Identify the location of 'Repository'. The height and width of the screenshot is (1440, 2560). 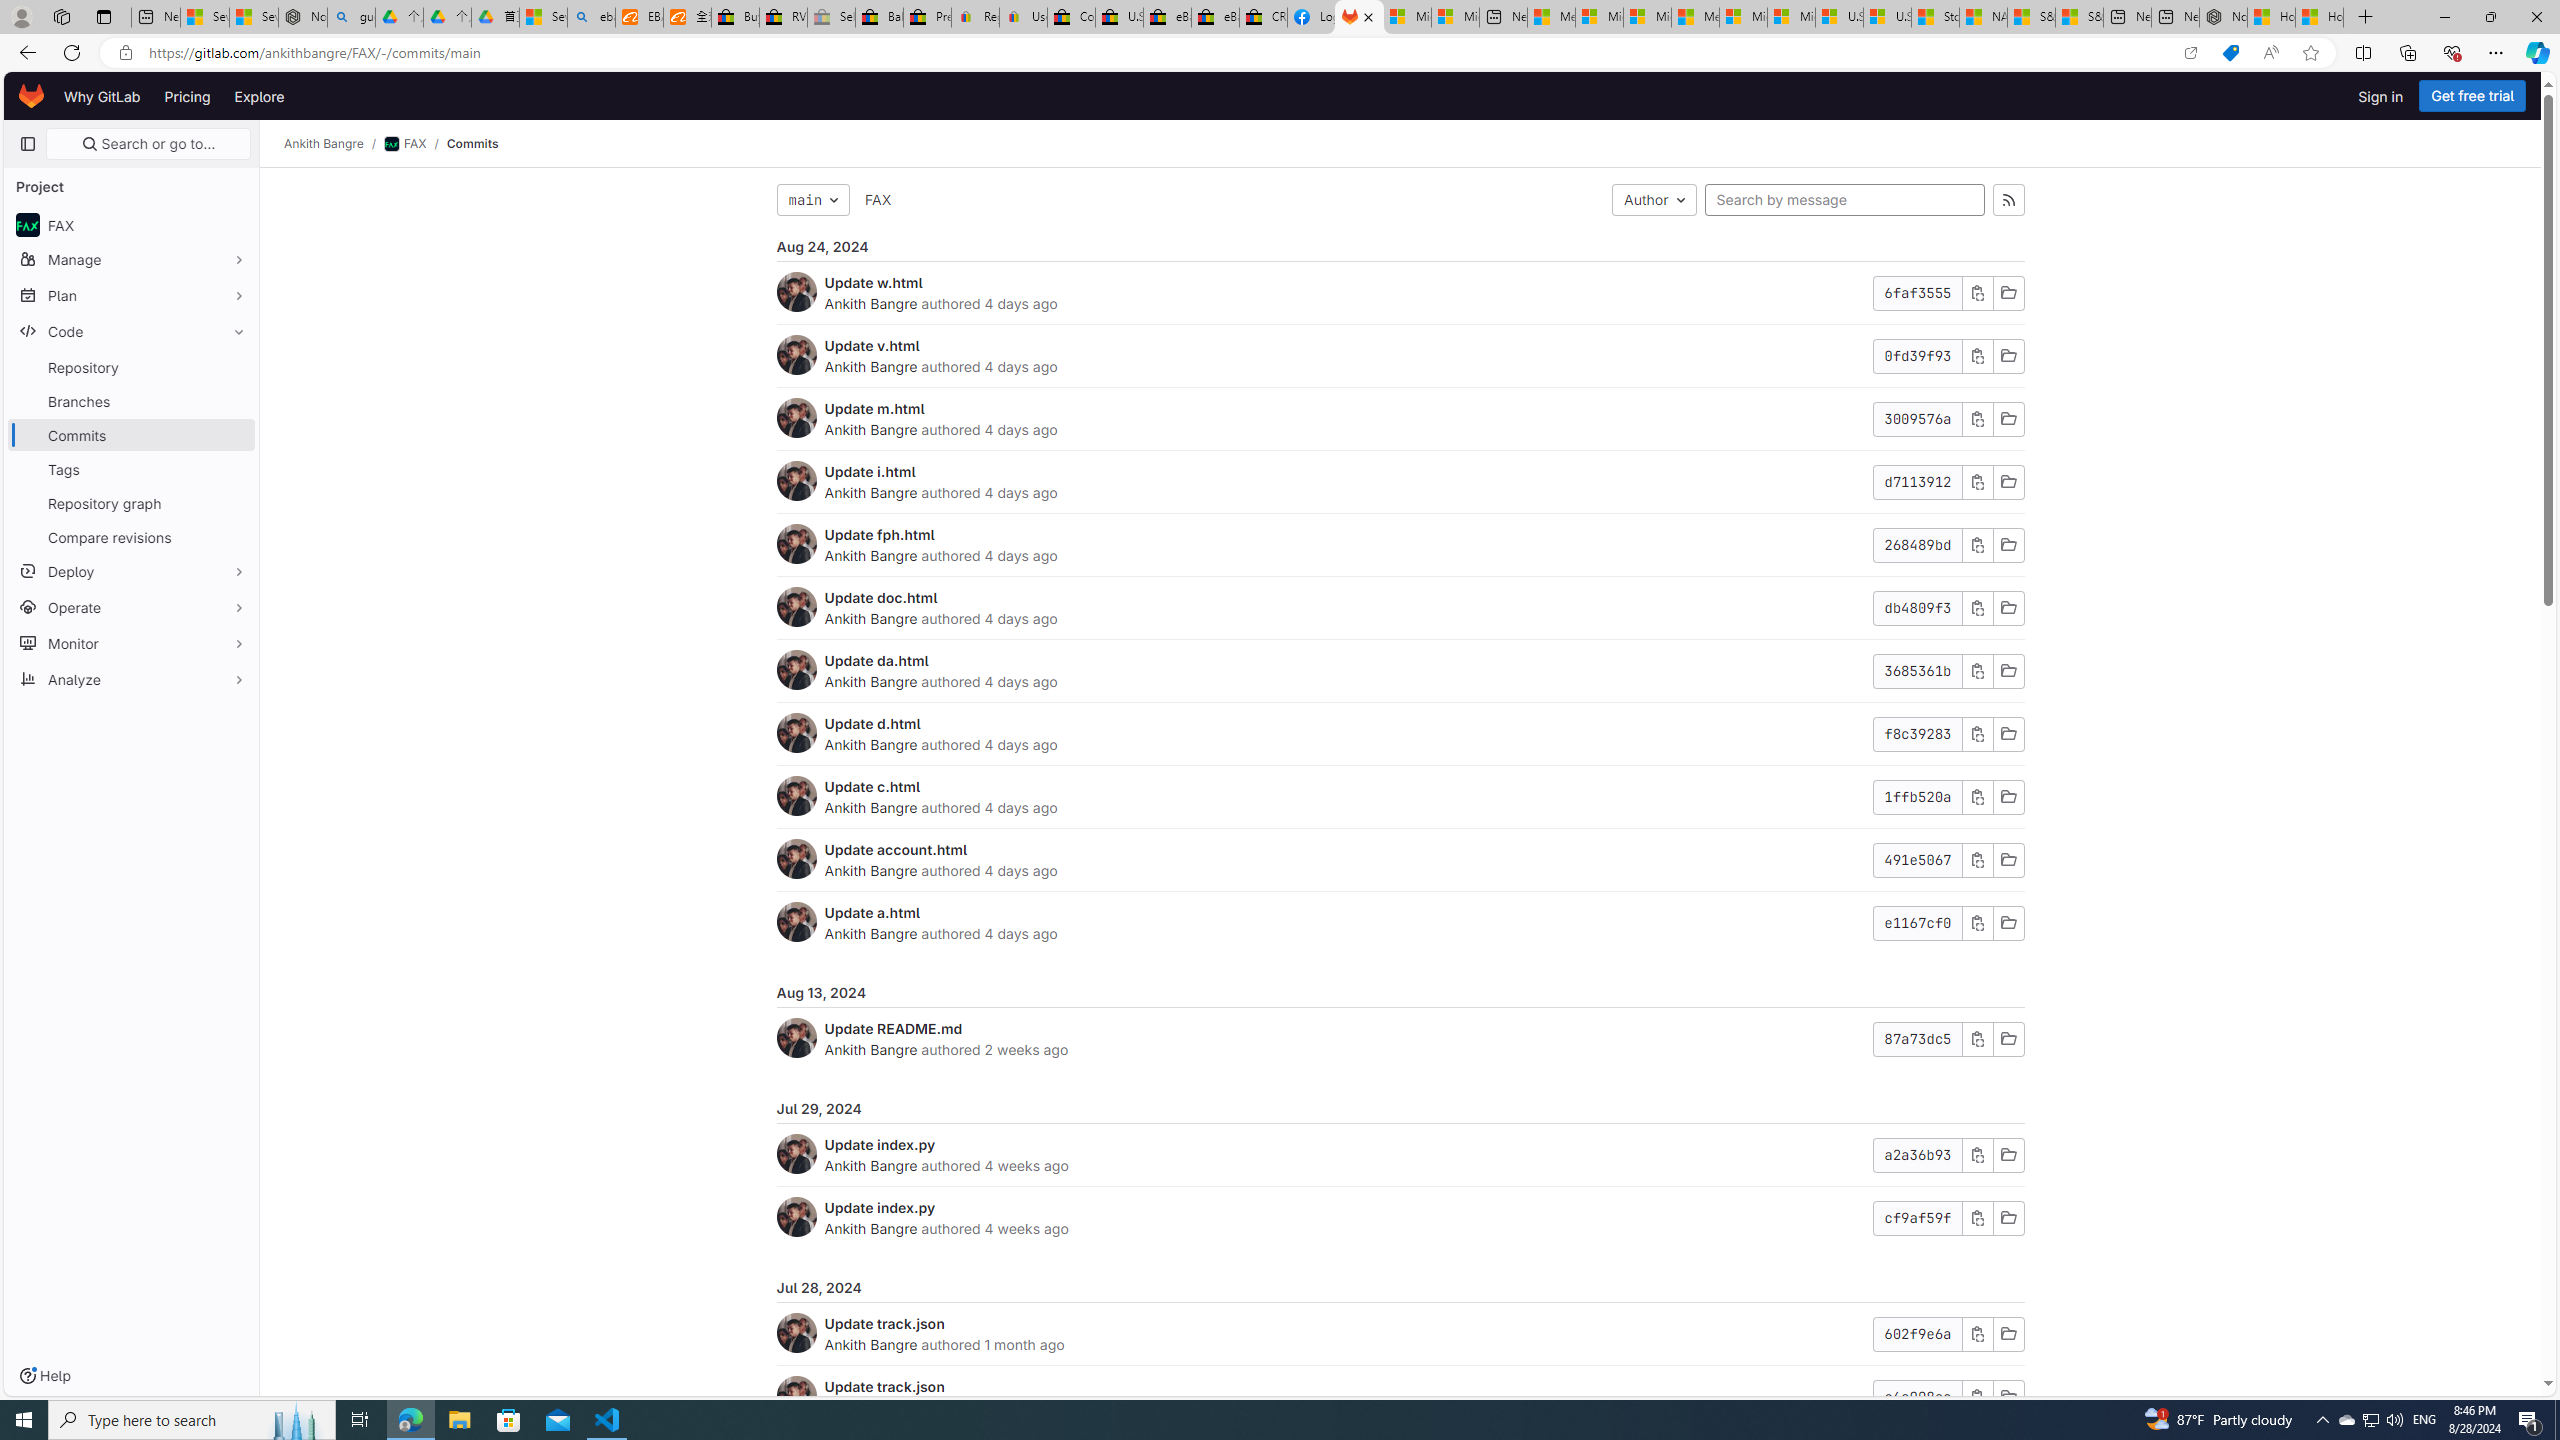
(130, 367).